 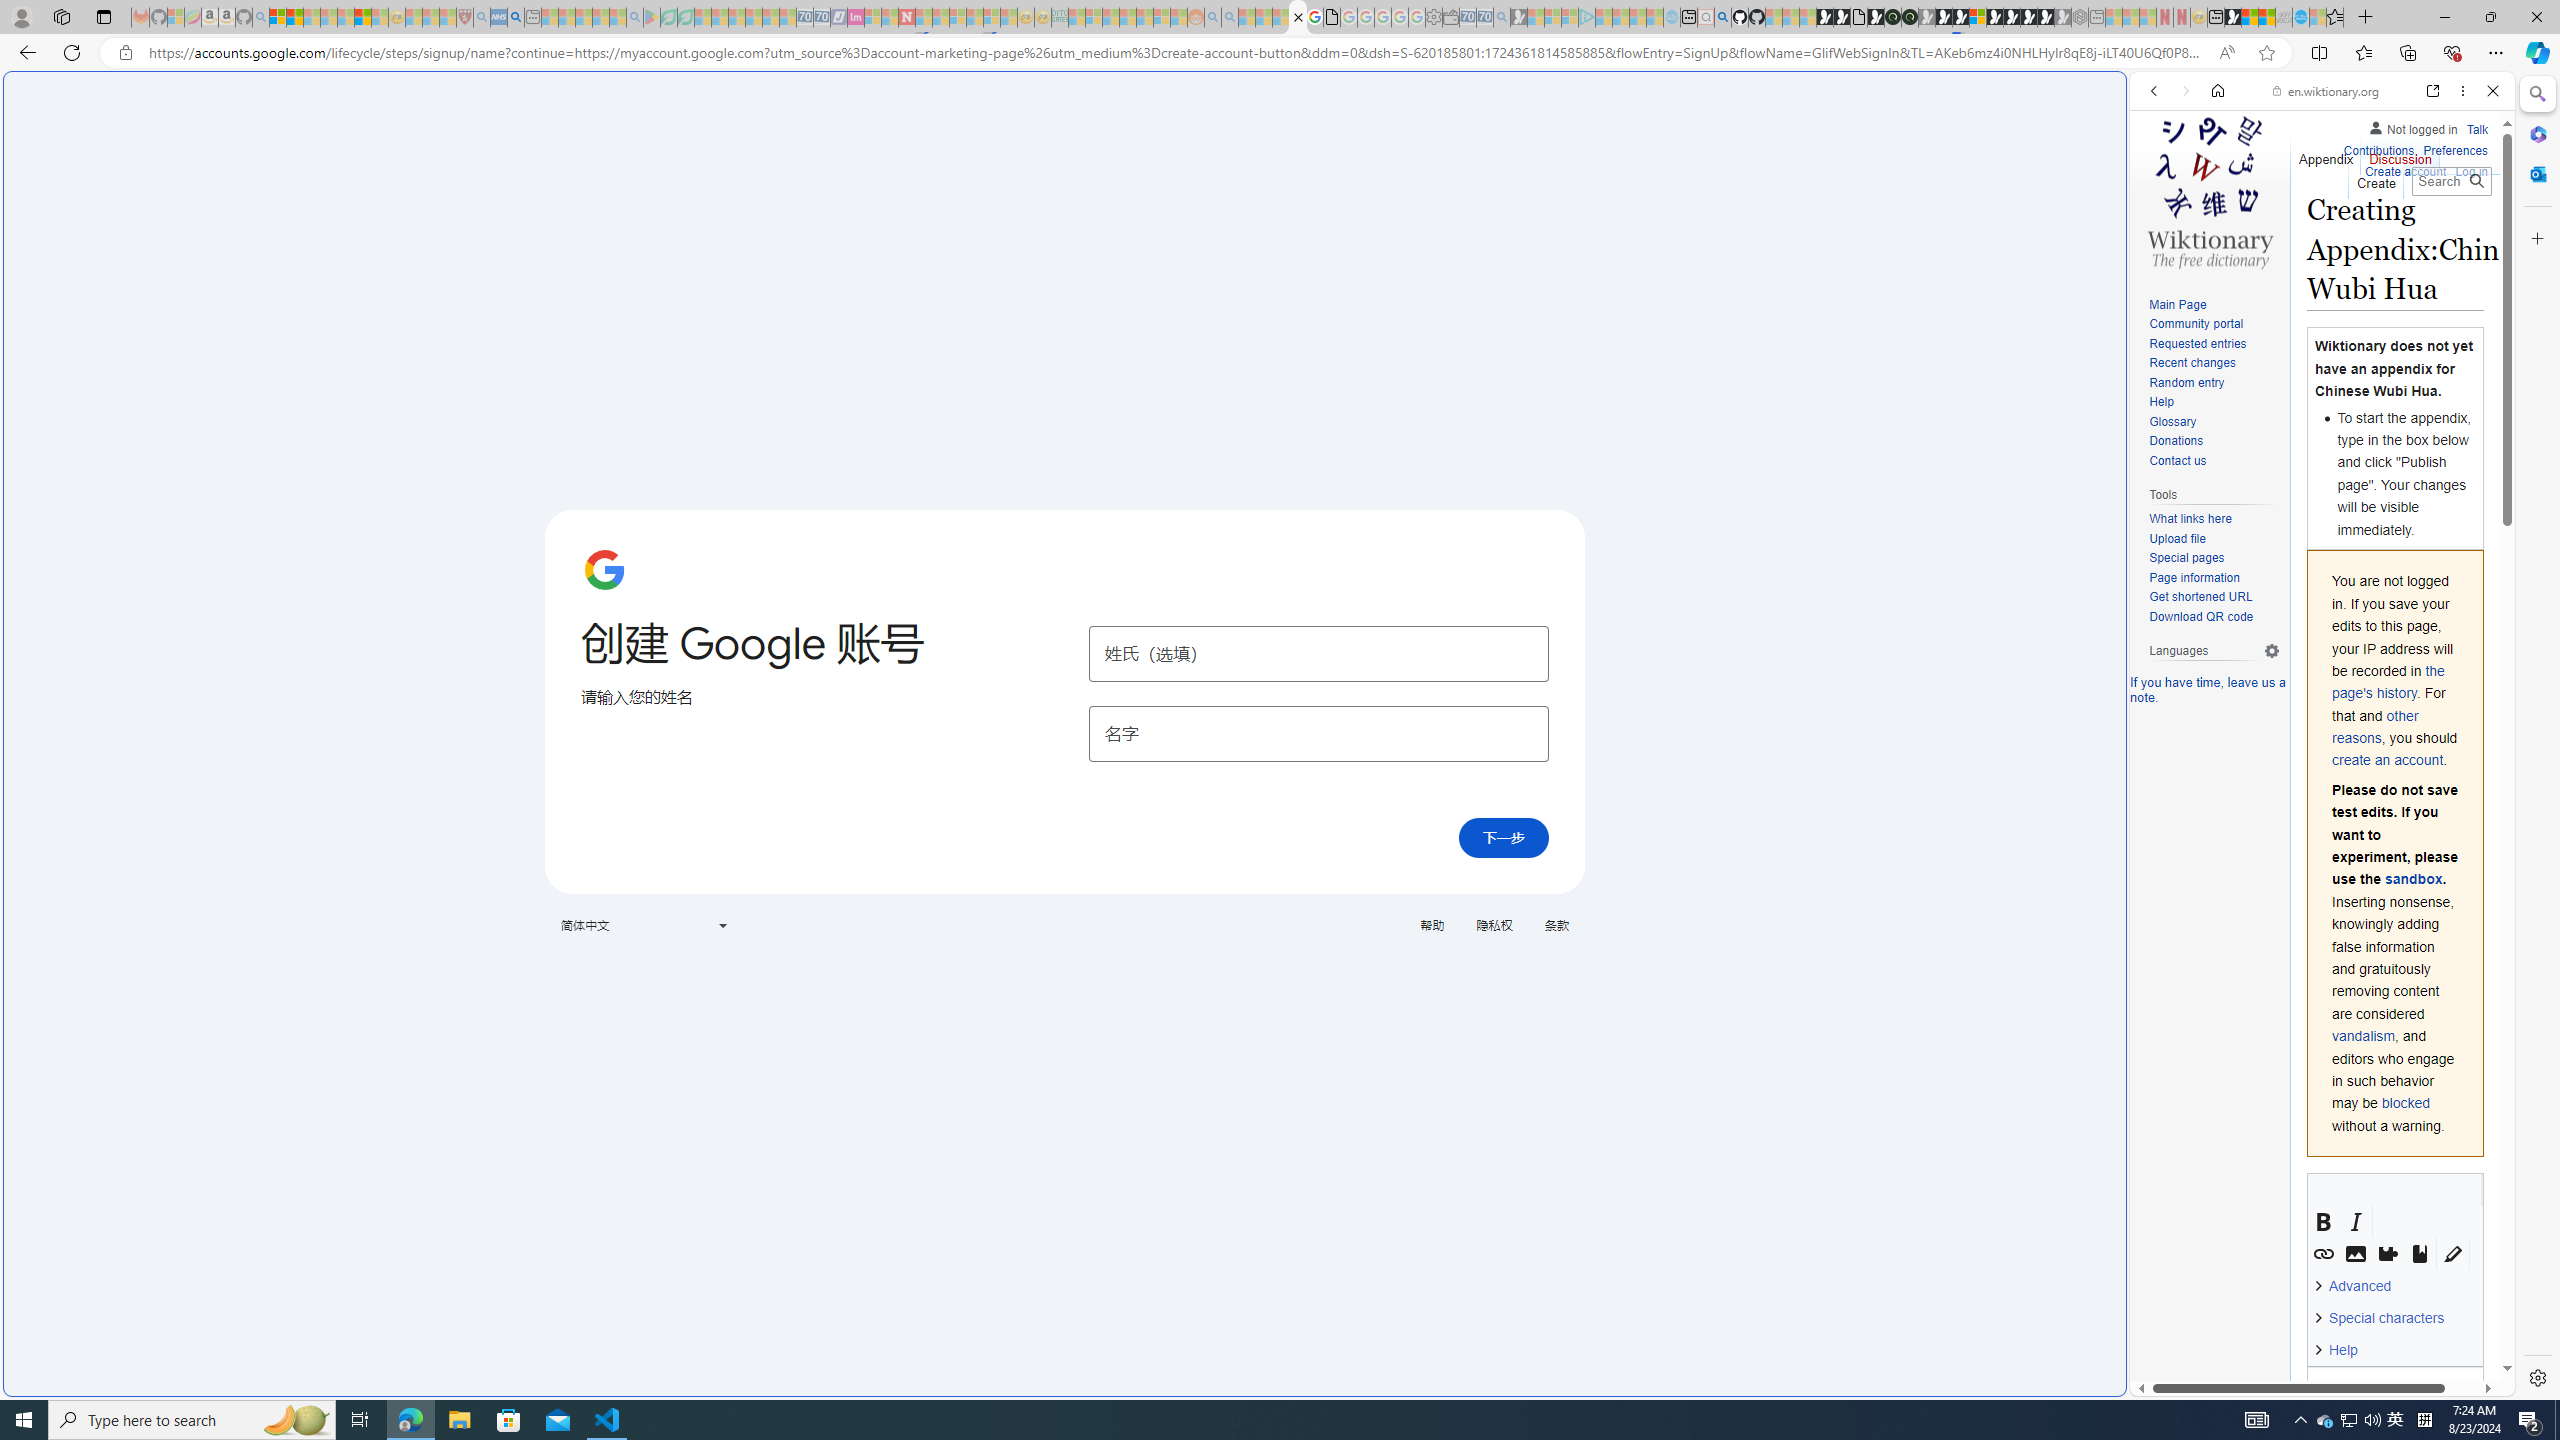 What do you see at coordinates (2405, 168) in the screenshot?
I see `'Create account'` at bounding box center [2405, 168].